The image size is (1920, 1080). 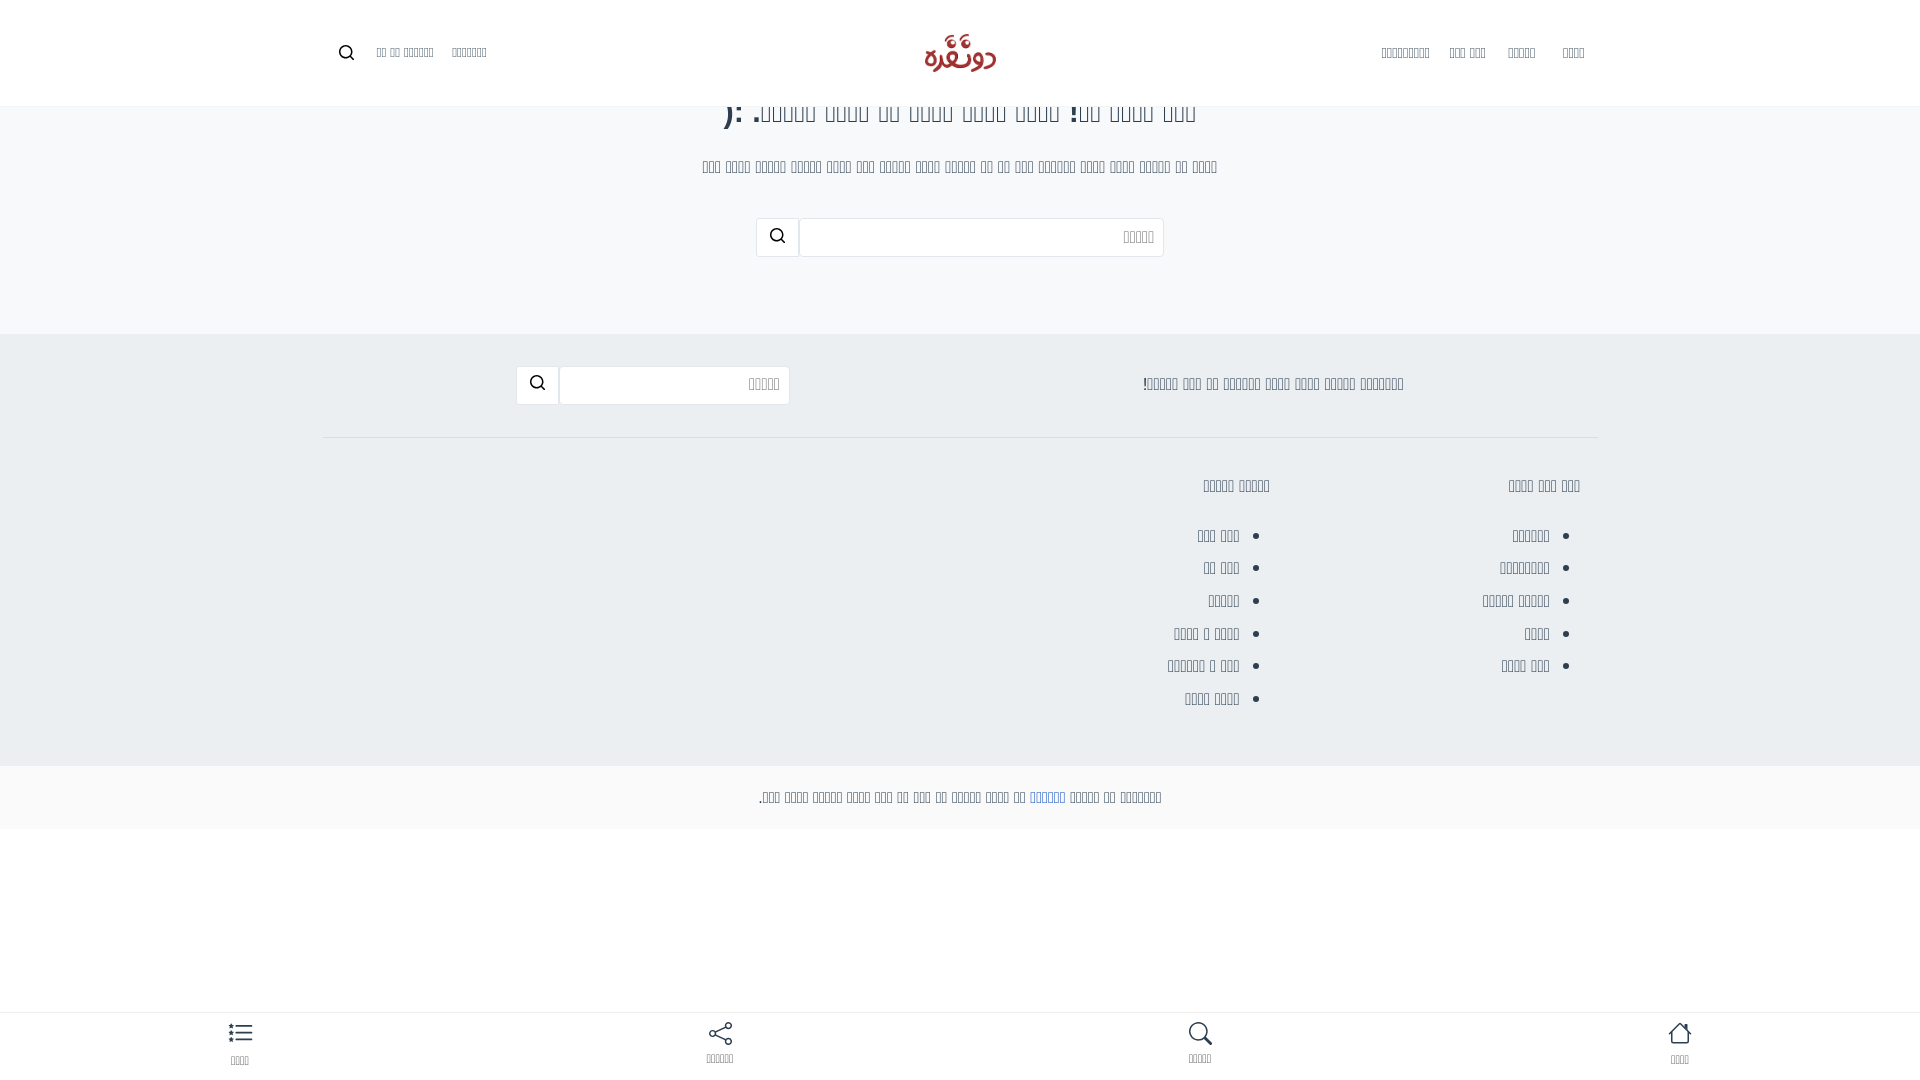 What do you see at coordinates (674, 385) in the screenshot?
I see `'Search Input'` at bounding box center [674, 385].